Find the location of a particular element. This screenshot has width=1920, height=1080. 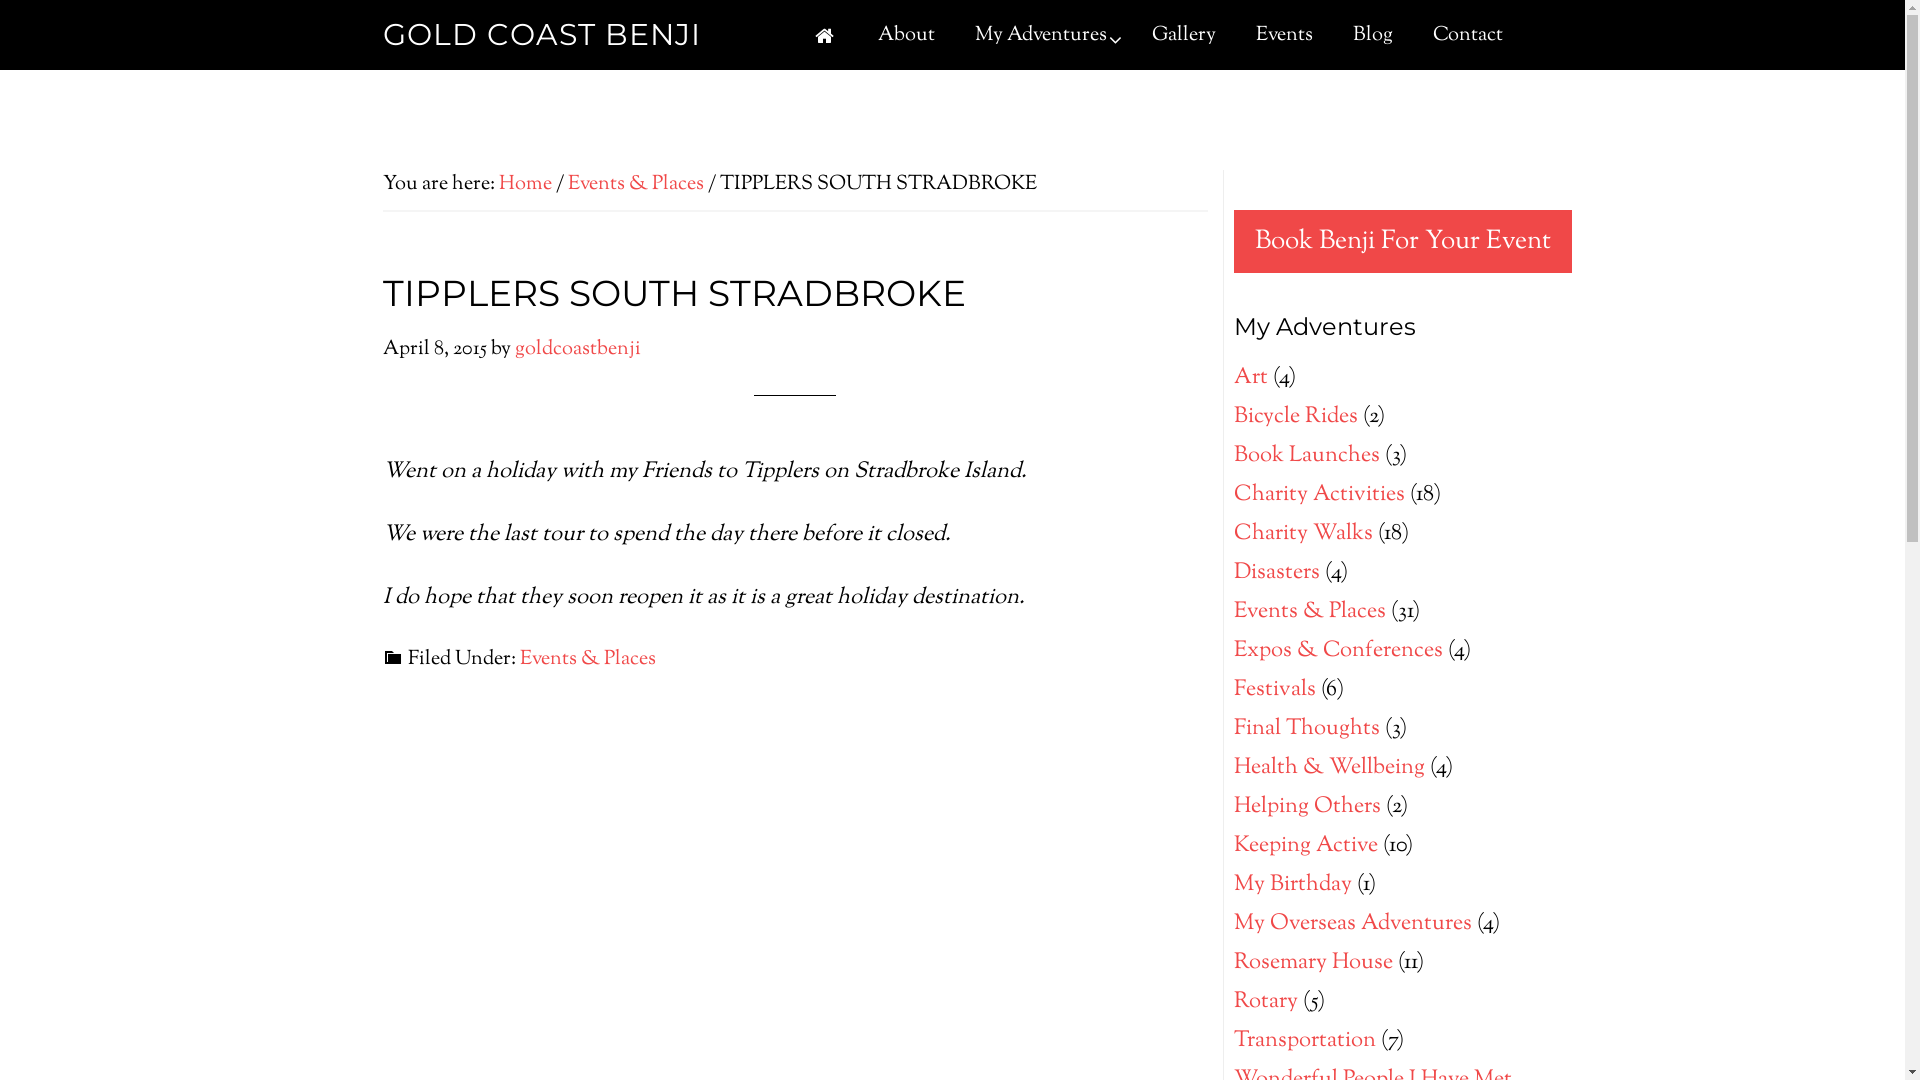

'Festivals' is located at coordinates (1274, 689).